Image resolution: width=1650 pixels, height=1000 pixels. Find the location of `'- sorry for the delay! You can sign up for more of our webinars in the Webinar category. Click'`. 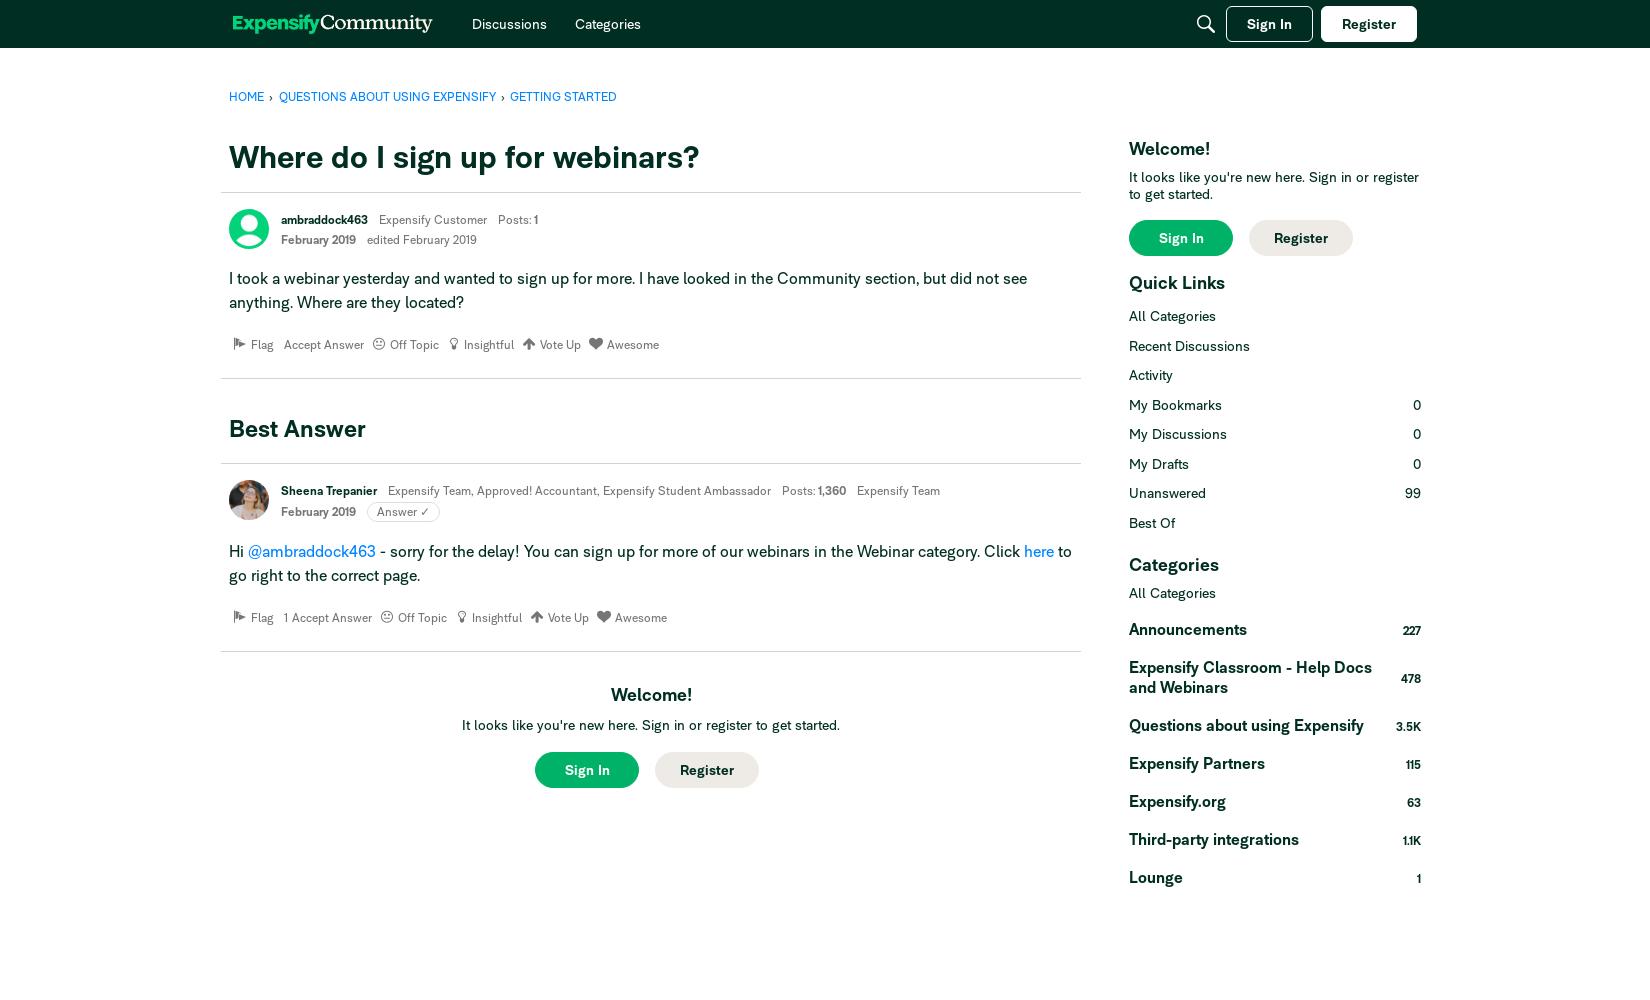

'- sorry for the delay! You can sign up for more of our webinars in the Webinar category. Click' is located at coordinates (376, 551).